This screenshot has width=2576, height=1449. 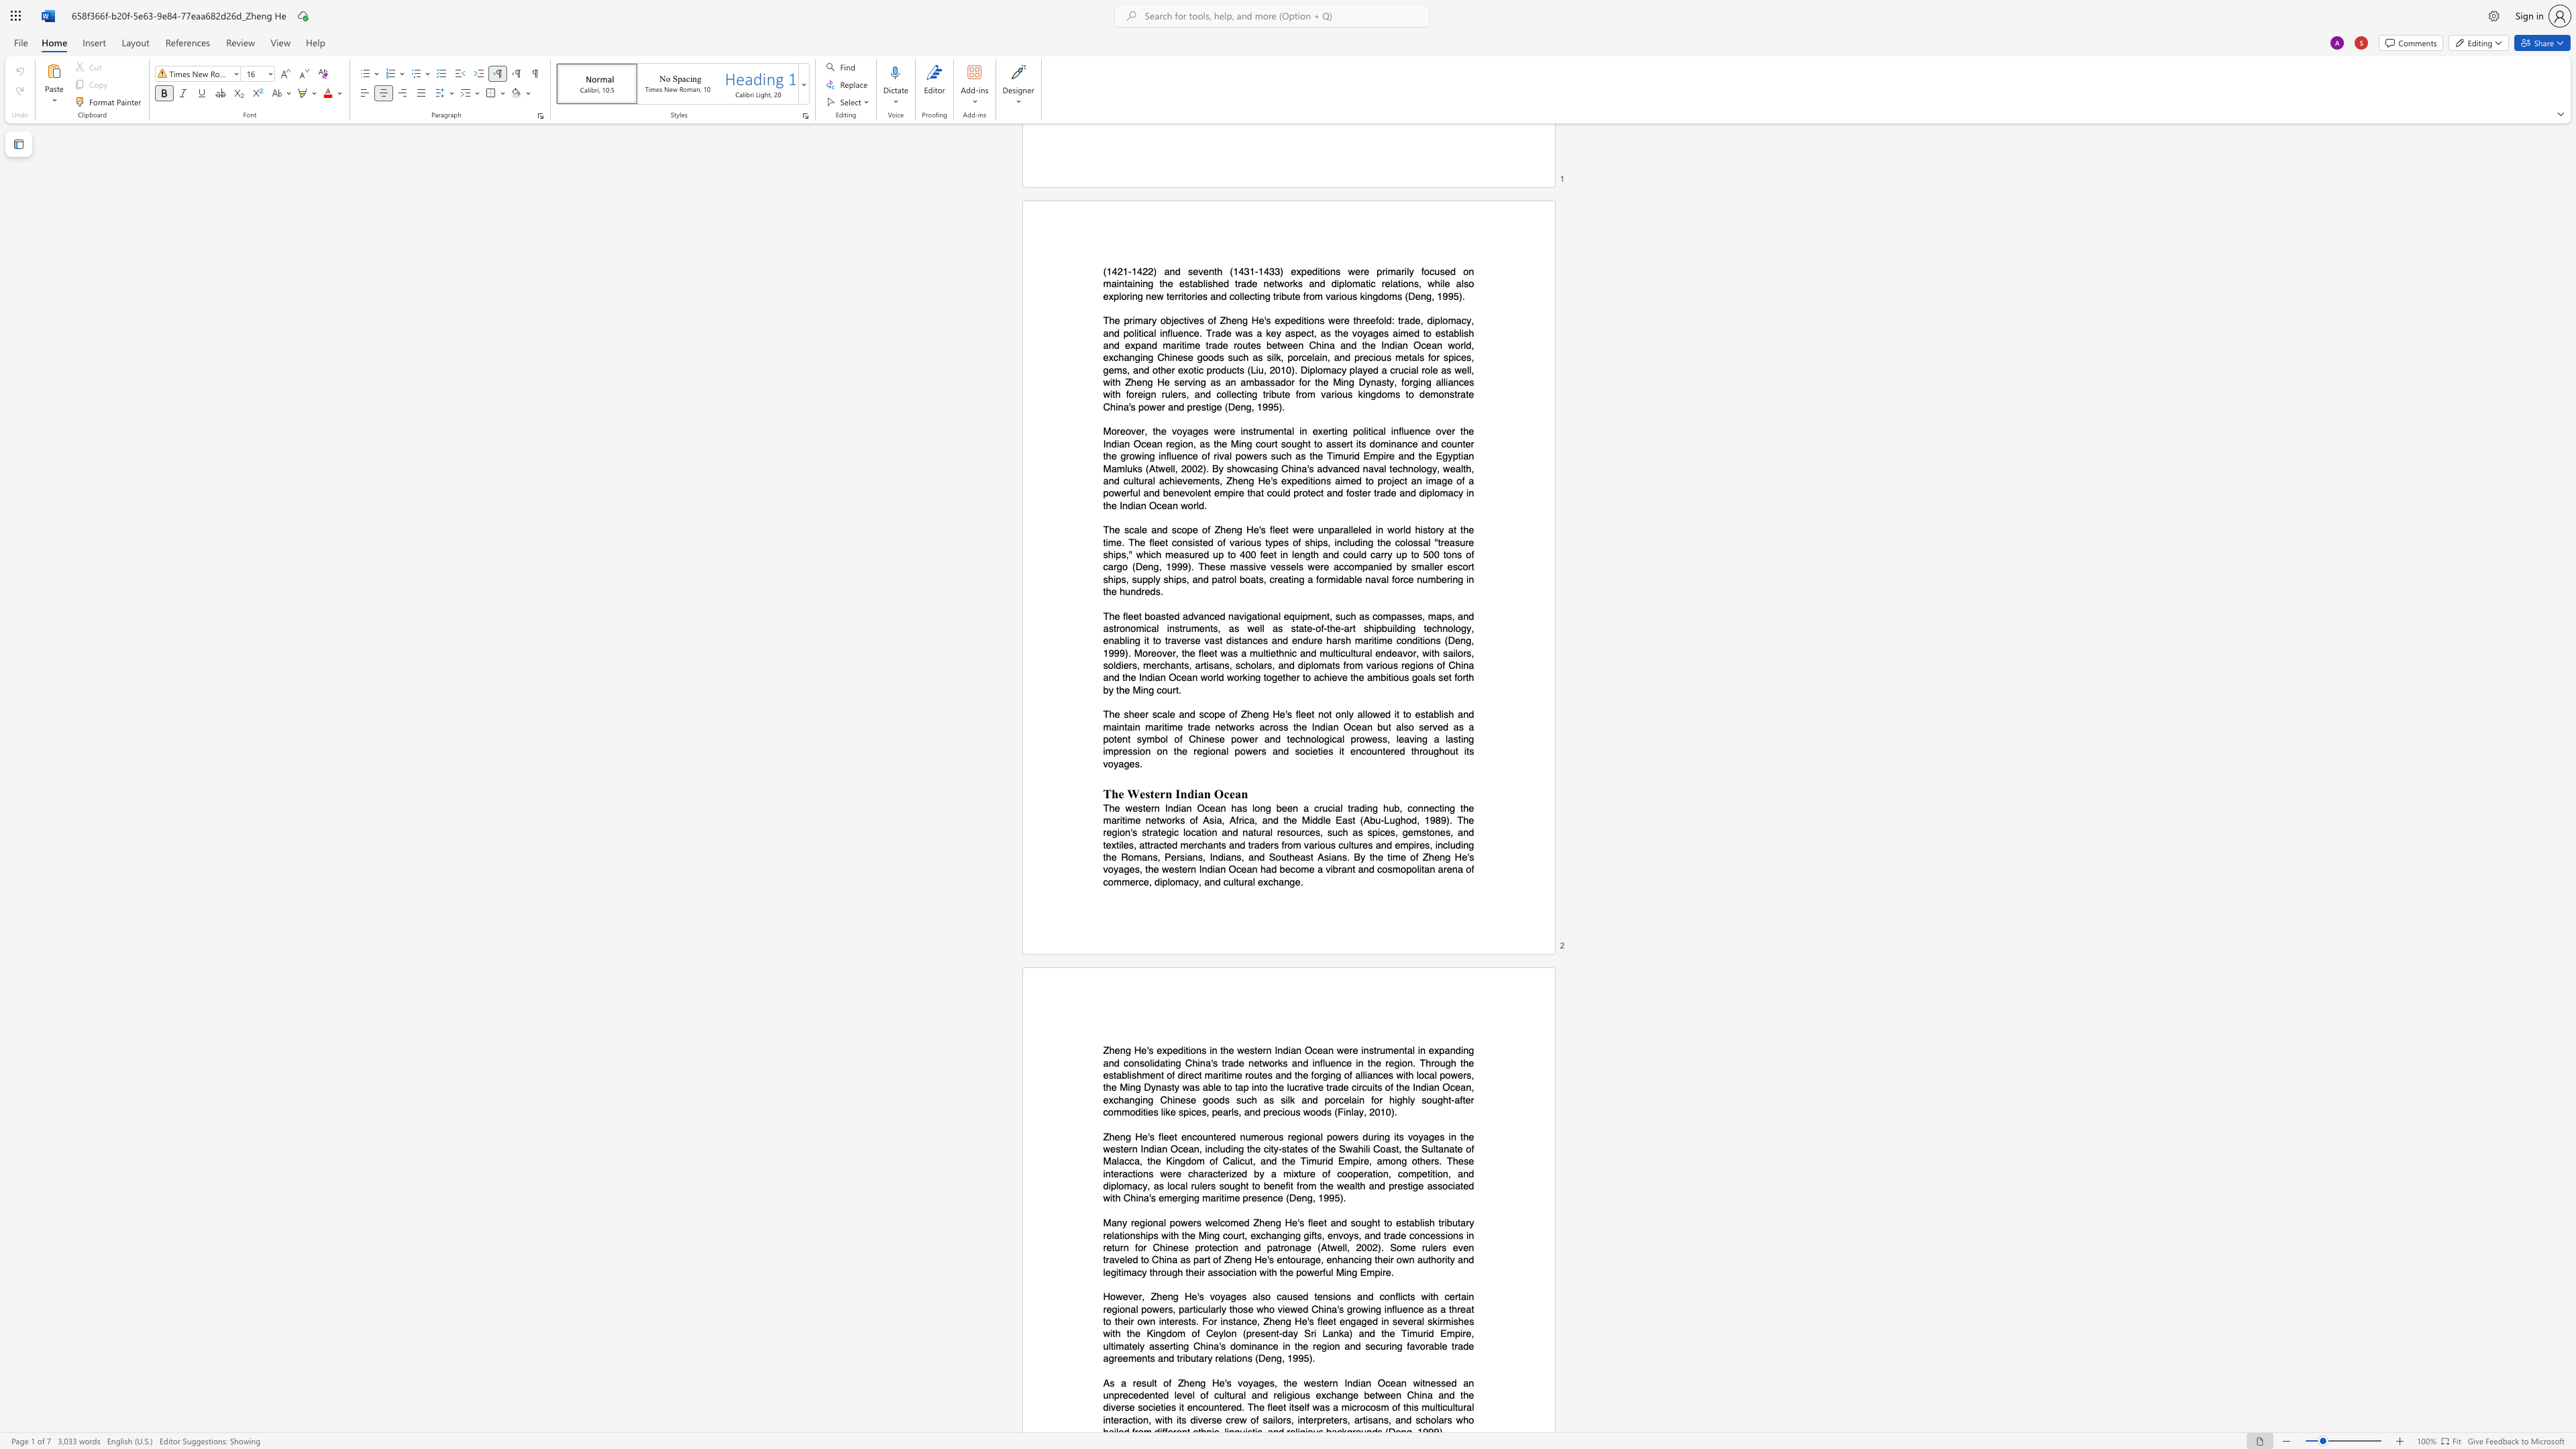 I want to click on the subset text "Western Indi" within the text "The Western Indian Ocean", so click(x=1127, y=793).